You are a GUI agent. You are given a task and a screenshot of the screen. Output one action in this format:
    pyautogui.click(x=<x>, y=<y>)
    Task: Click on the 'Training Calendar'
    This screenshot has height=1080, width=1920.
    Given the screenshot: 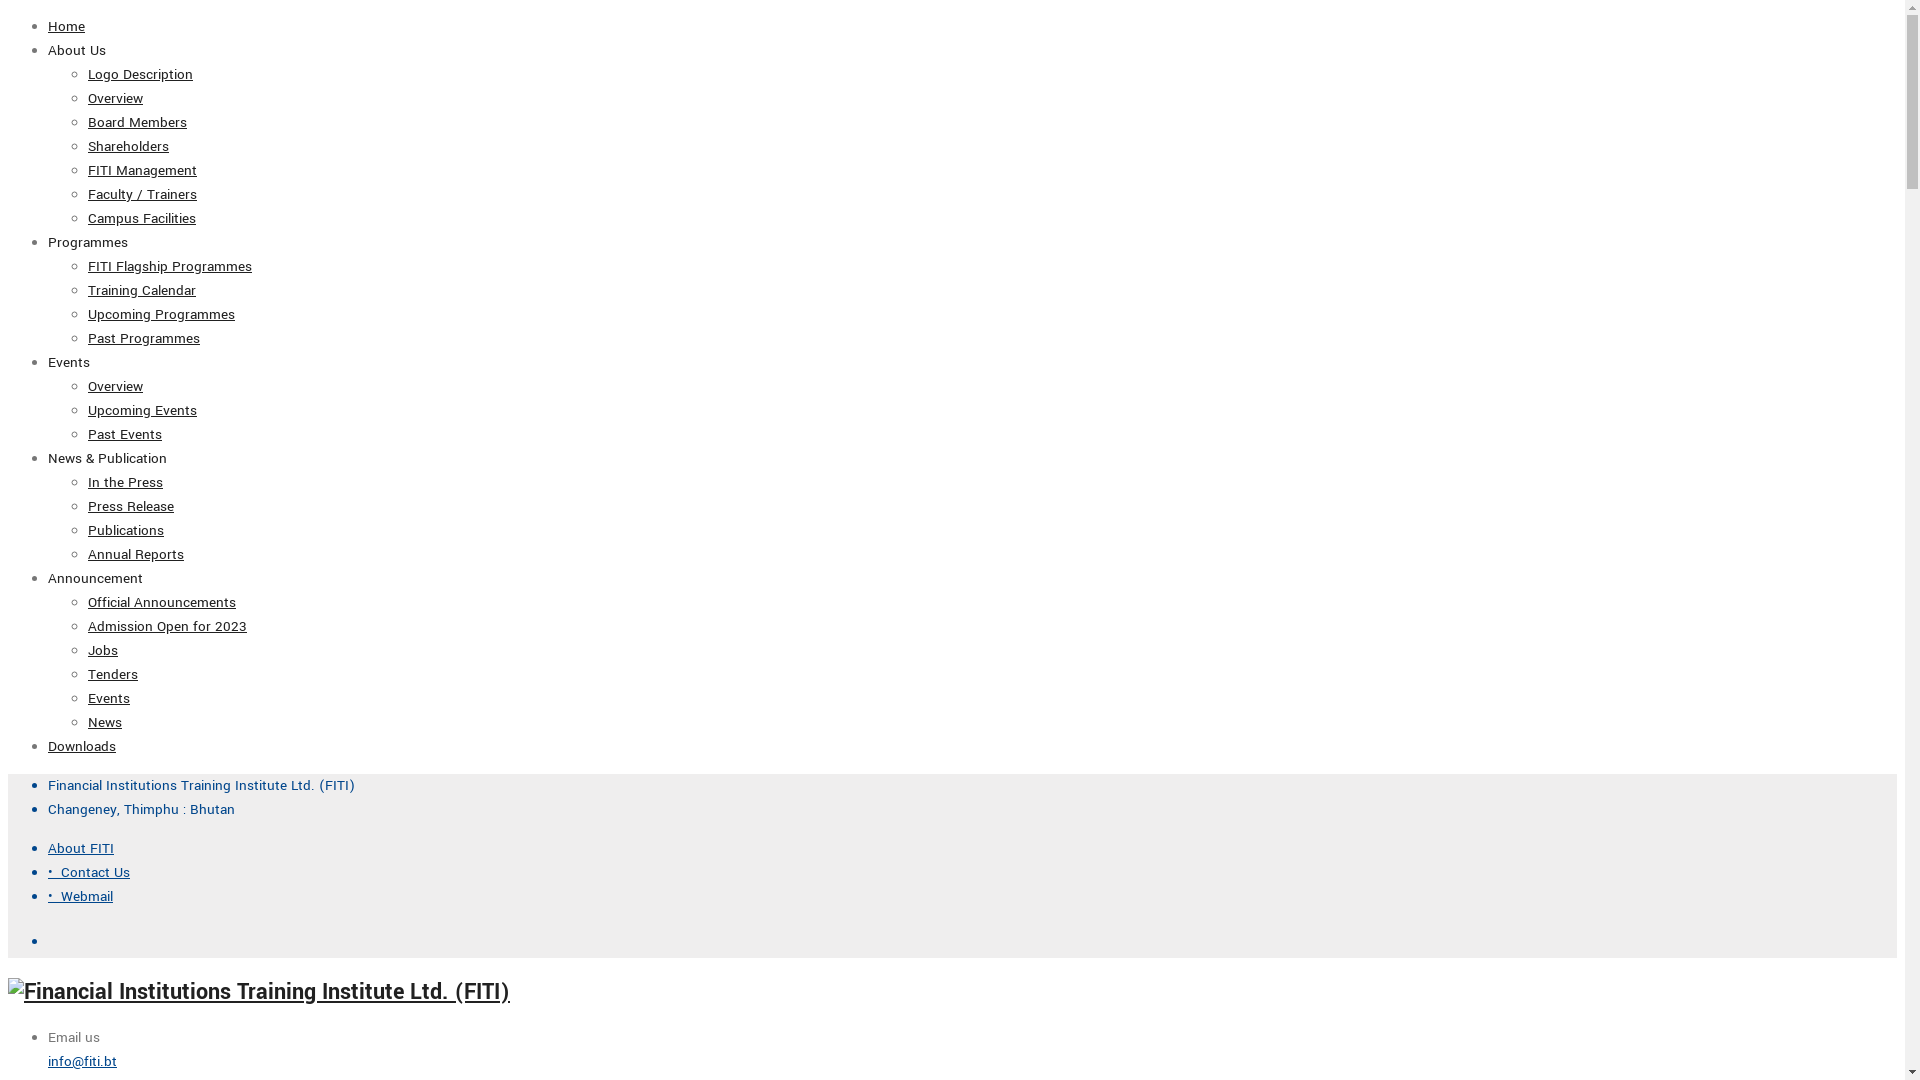 What is the action you would take?
    pyautogui.click(x=141, y=290)
    